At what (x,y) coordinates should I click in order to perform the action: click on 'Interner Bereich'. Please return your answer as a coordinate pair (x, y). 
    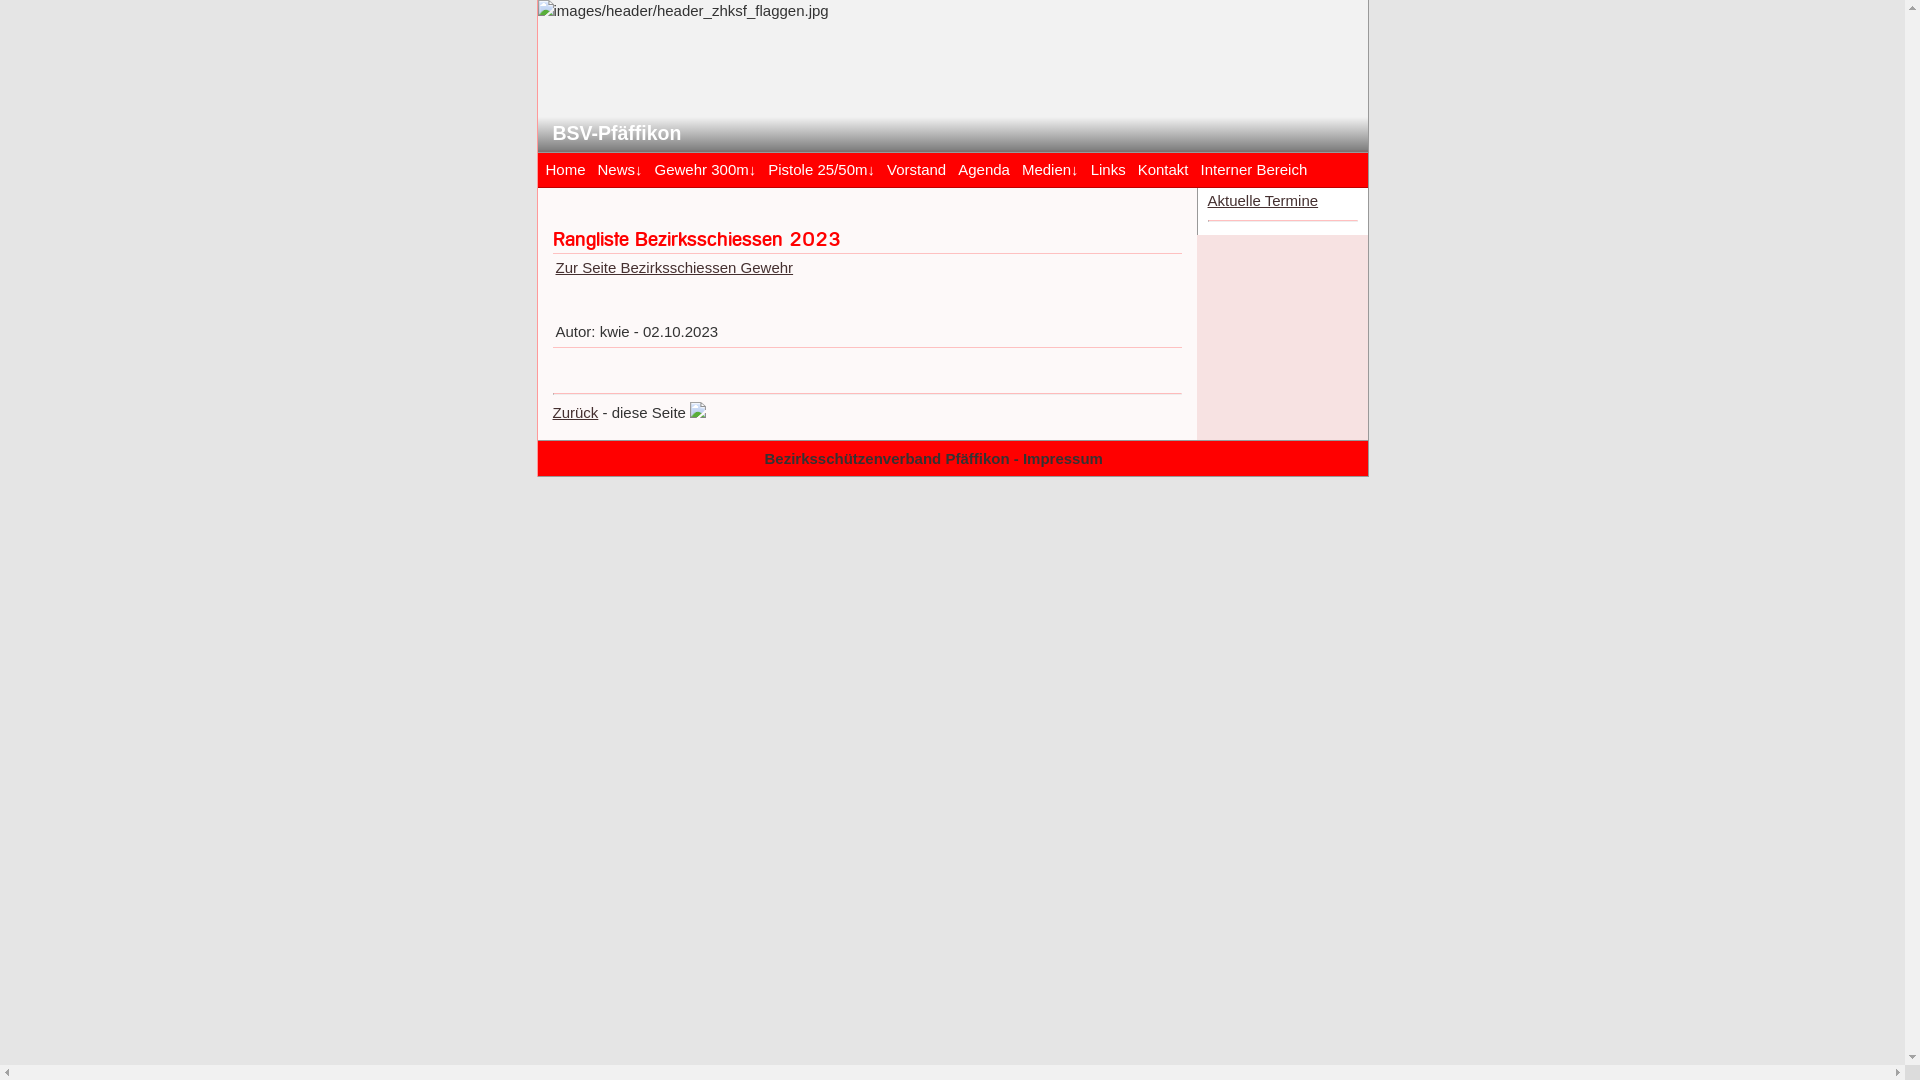
    Looking at the image, I should click on (1253, 167).